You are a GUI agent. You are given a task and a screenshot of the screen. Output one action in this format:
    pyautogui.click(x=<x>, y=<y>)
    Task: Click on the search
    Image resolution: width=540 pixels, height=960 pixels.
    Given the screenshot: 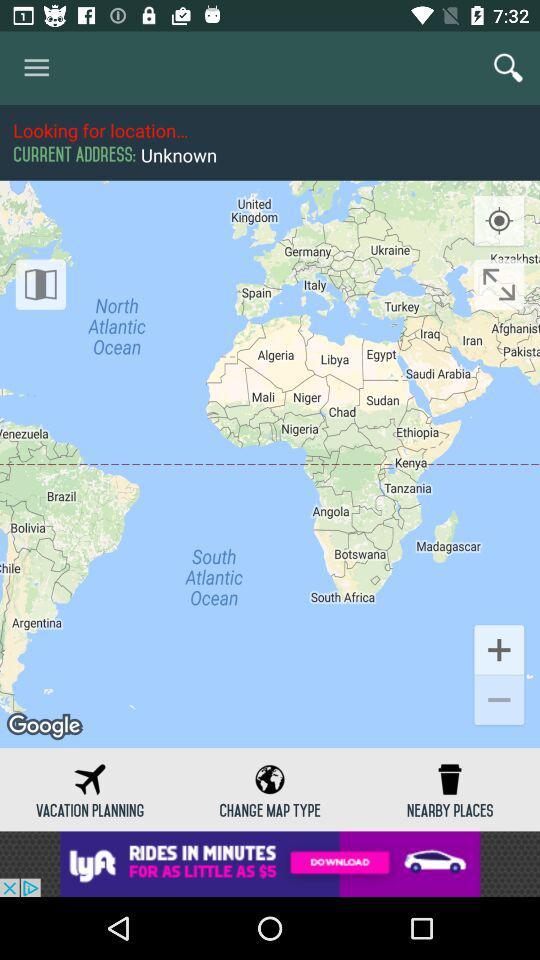 What is the action you would take?
    pyautogui.click(x=508, y=68)
    